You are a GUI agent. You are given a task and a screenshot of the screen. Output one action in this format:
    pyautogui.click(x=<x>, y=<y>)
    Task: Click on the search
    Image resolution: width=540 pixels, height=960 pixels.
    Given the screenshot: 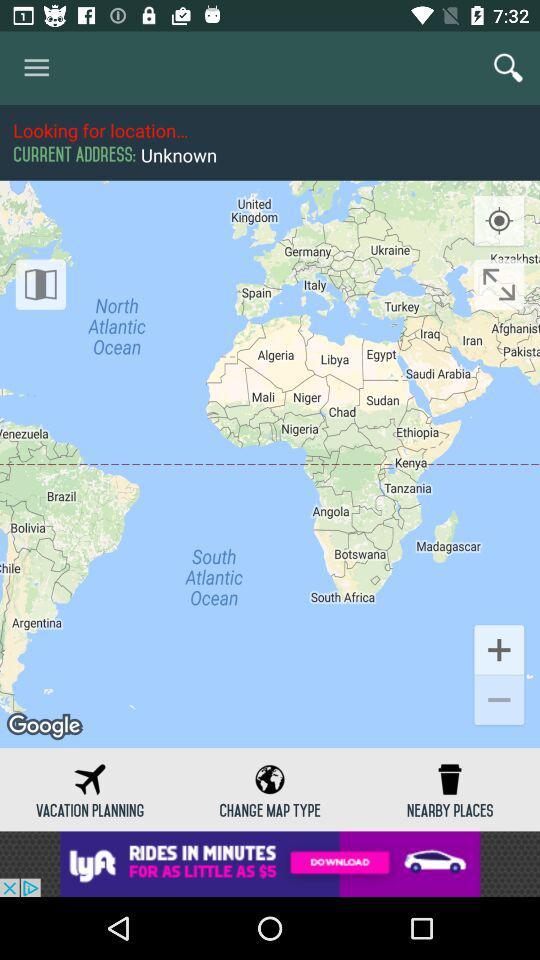 What is the action you would take?
    pyautogui.click(x=508, y=68)
    